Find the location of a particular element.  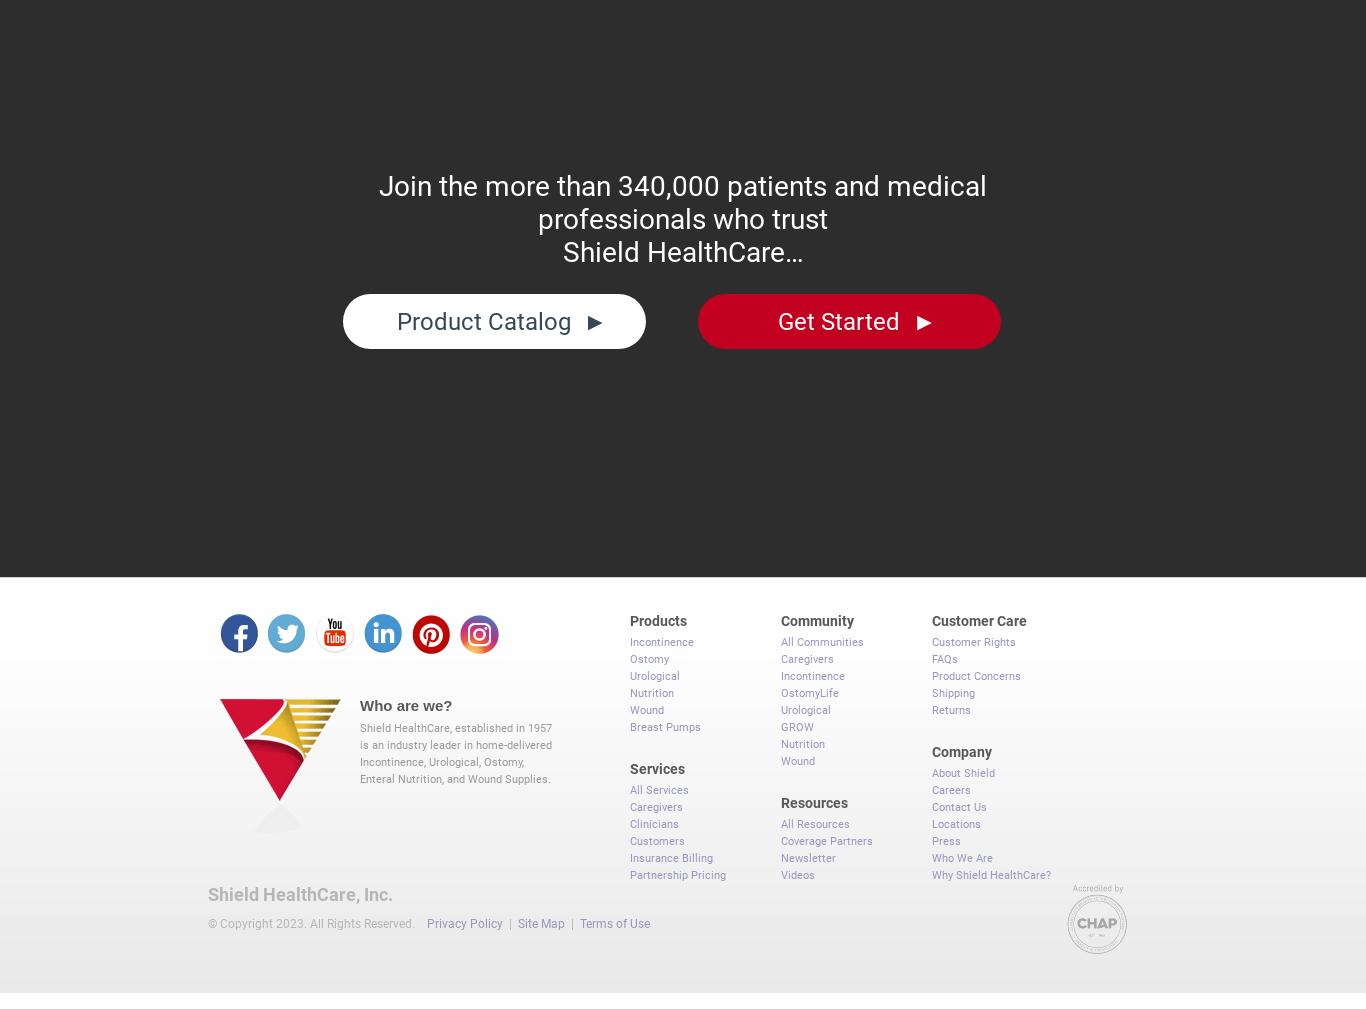

'OstomyLife' is located at coordinates (809, 683).